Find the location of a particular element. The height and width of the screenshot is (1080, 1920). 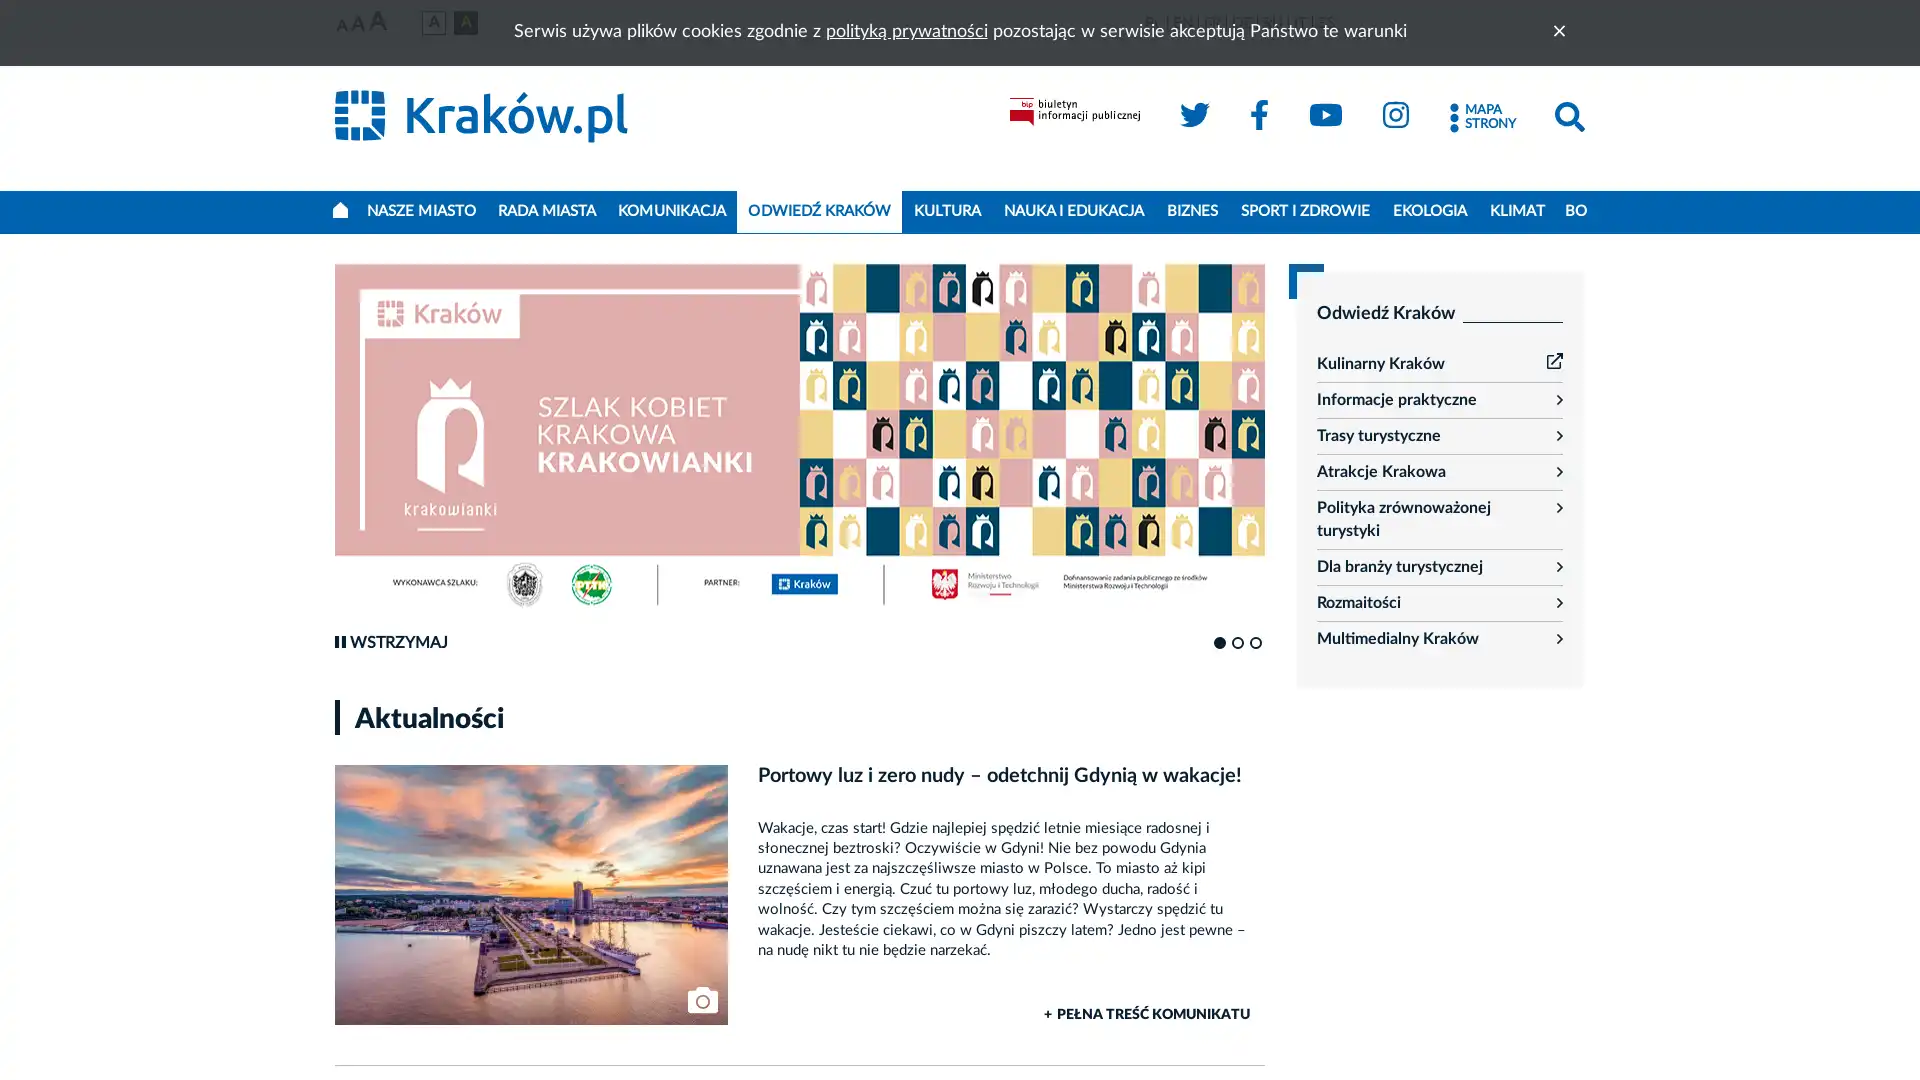

Go to slide 2 is located at coordinates (1237, 643).